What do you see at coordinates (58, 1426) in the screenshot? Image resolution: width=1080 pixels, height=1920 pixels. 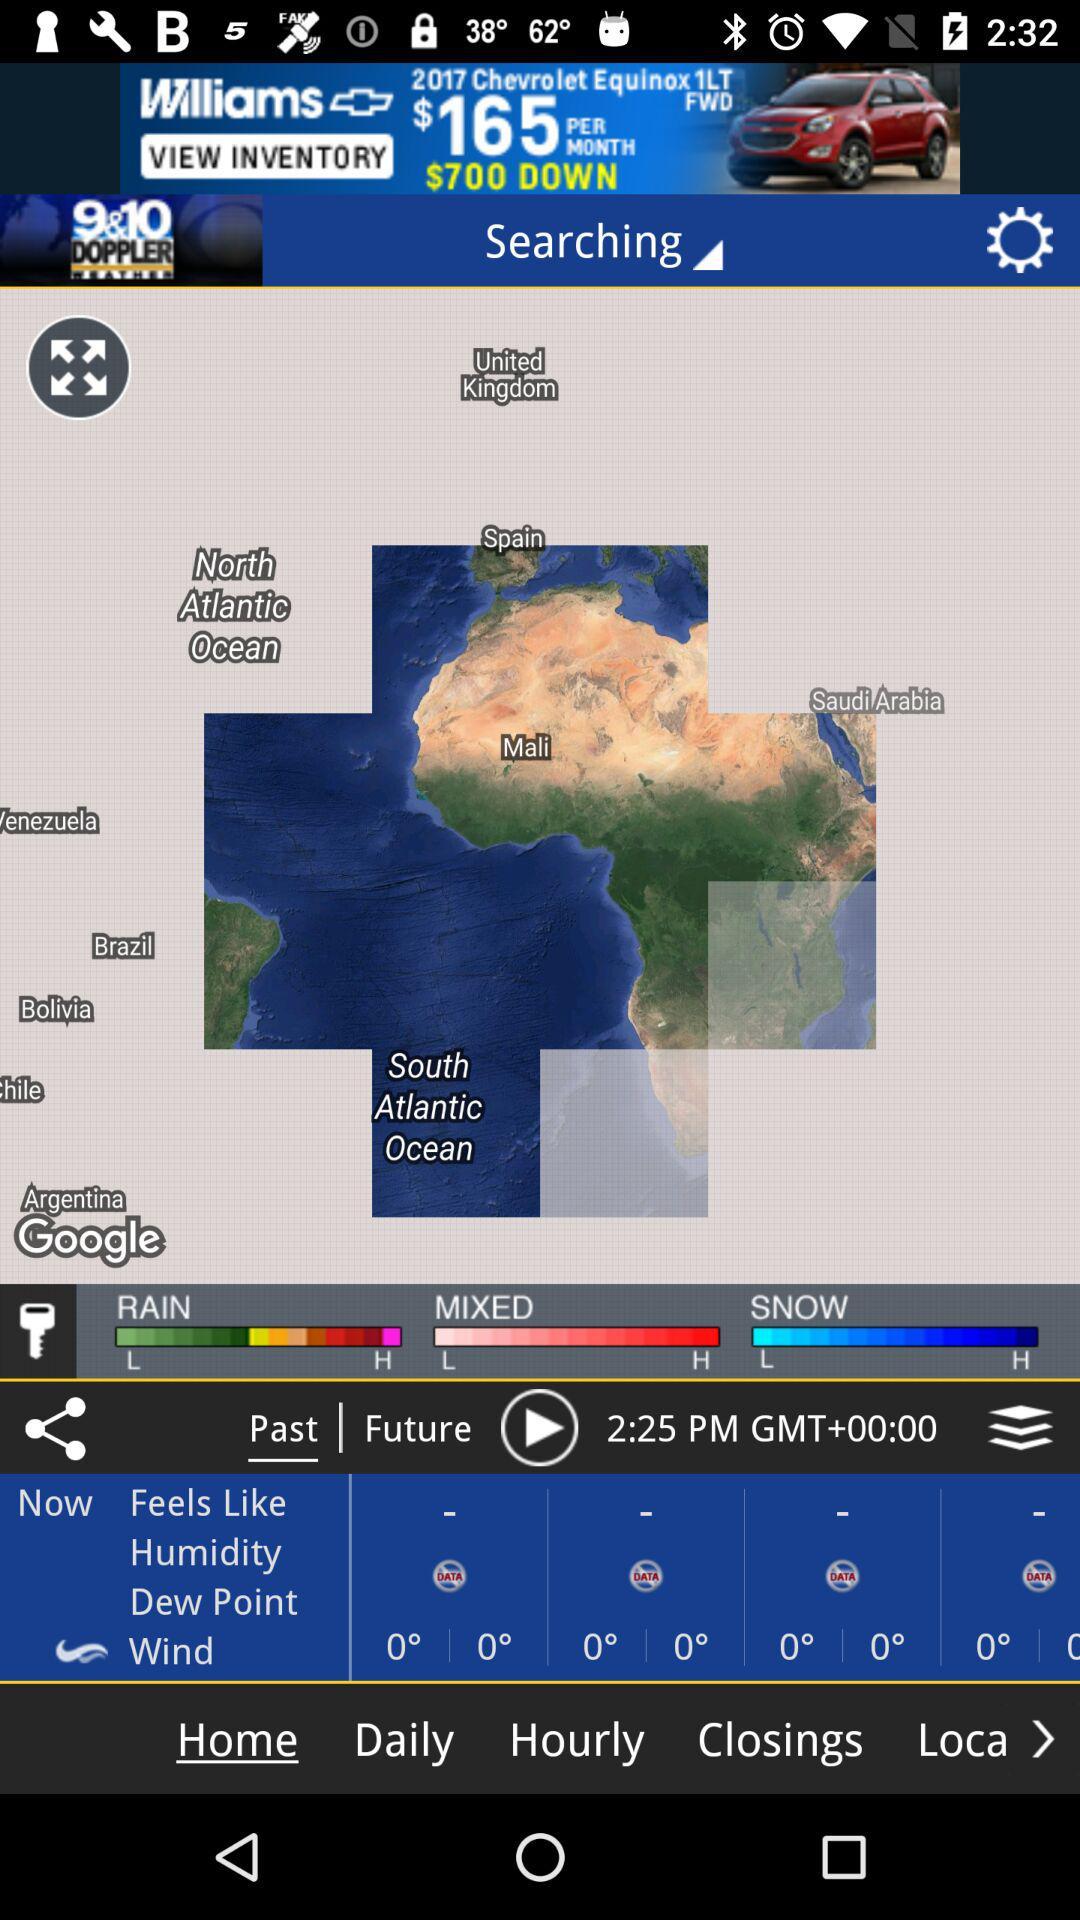 I see `the share icon` at bounding box center [58, 1426].